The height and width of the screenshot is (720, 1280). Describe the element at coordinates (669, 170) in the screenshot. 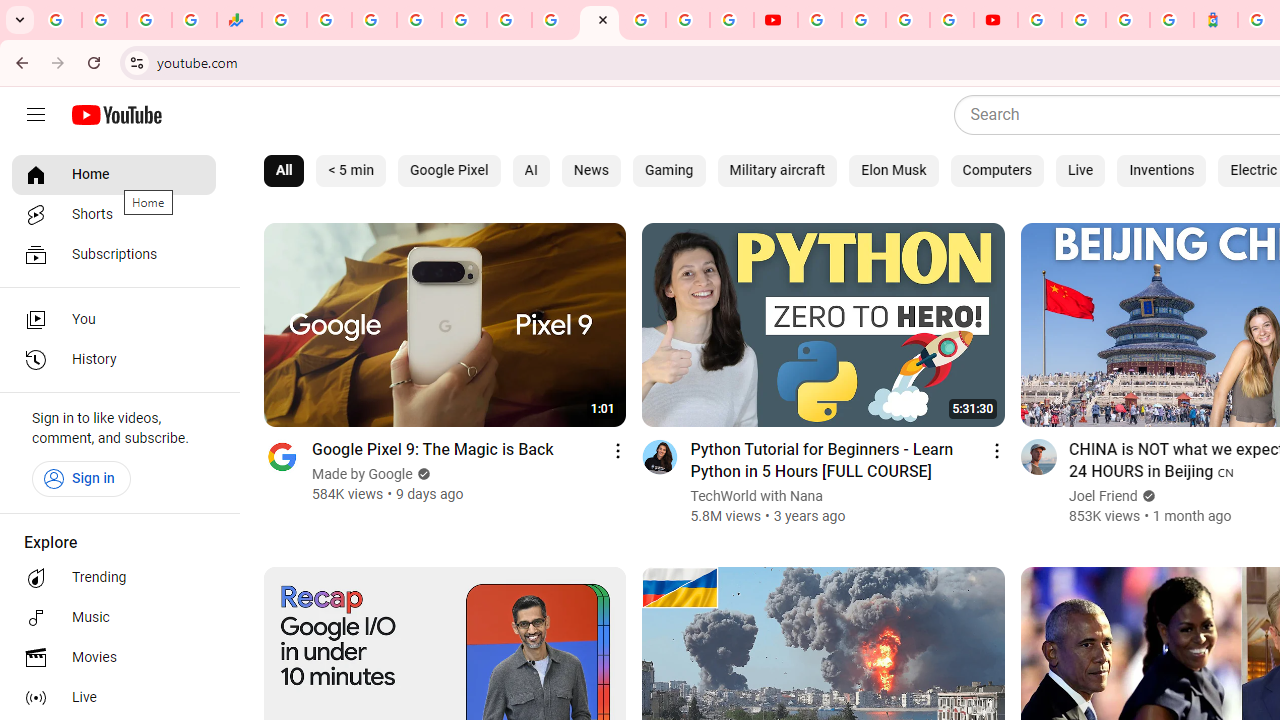

I see `'Gaming'` at that location.